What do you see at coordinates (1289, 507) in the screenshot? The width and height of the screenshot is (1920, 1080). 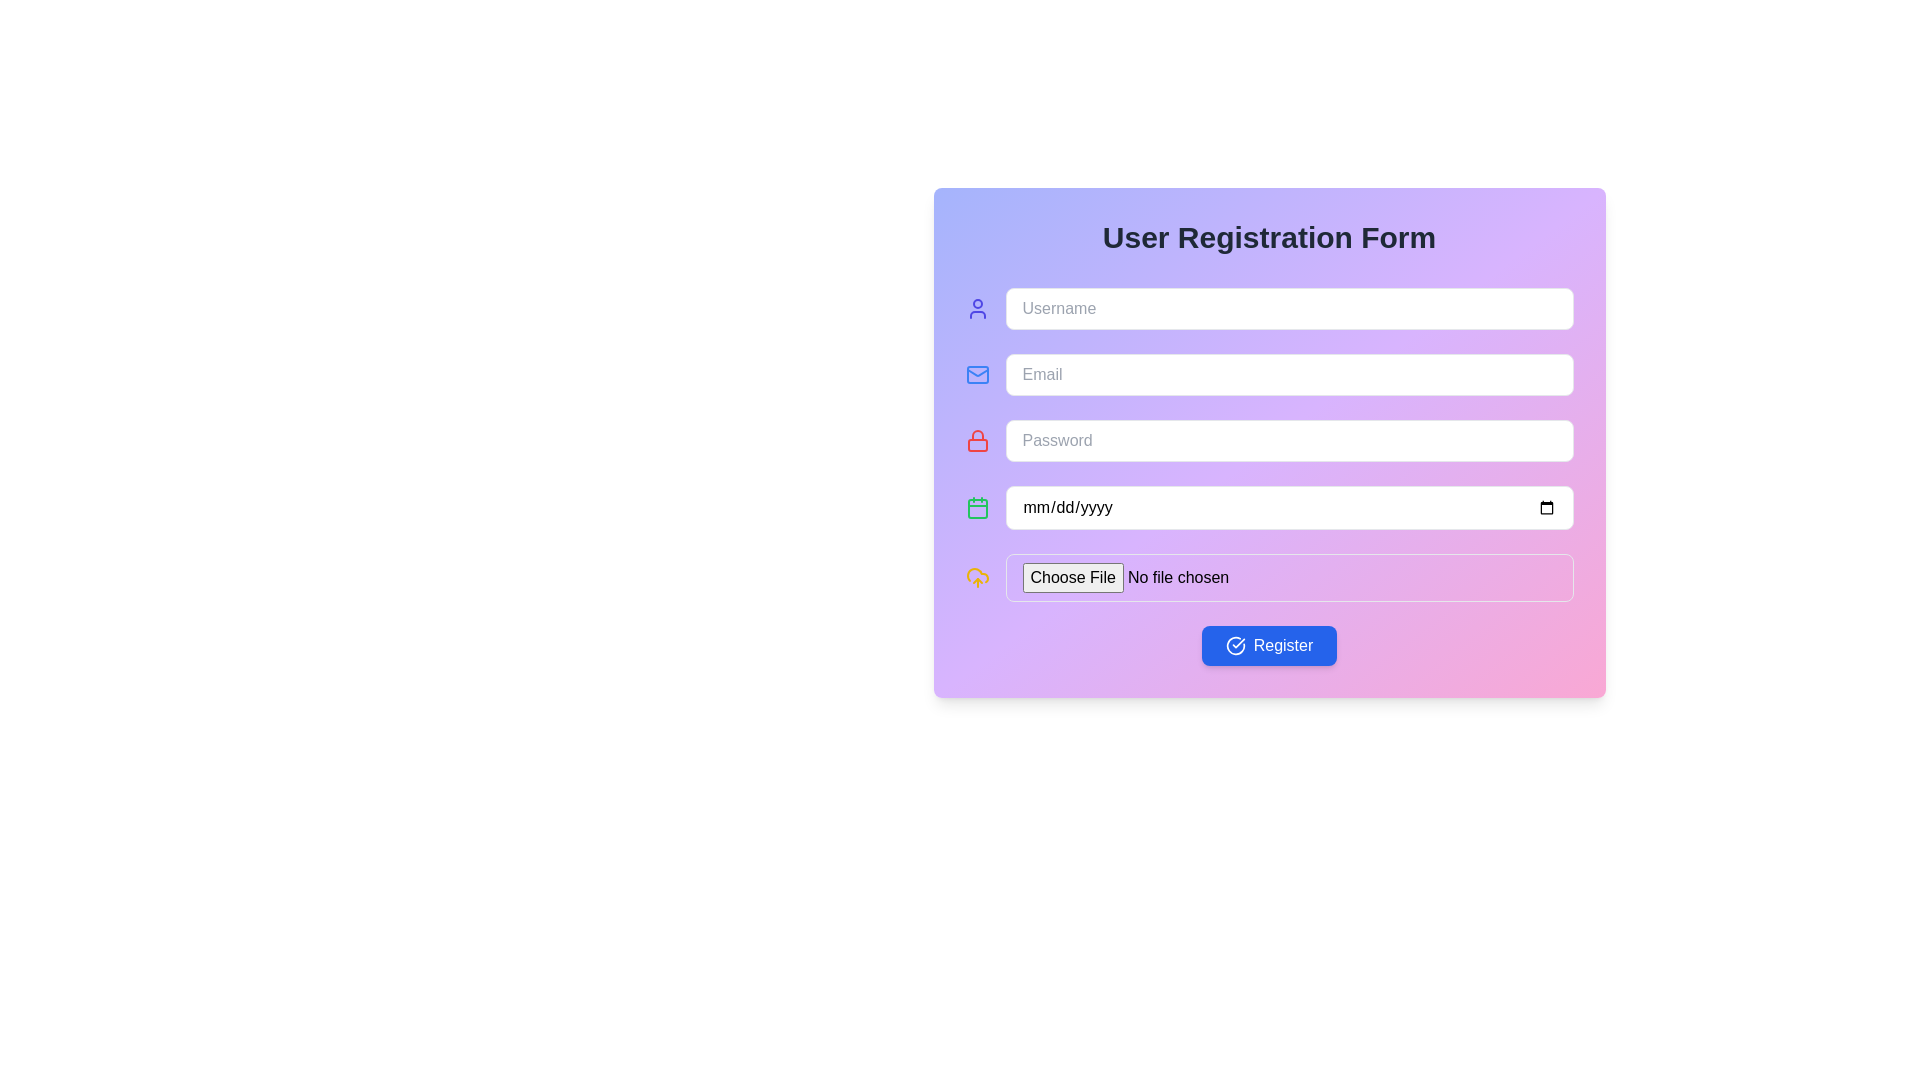 I see `the date input field on the user registration form` at bounding box center [1289, 507].